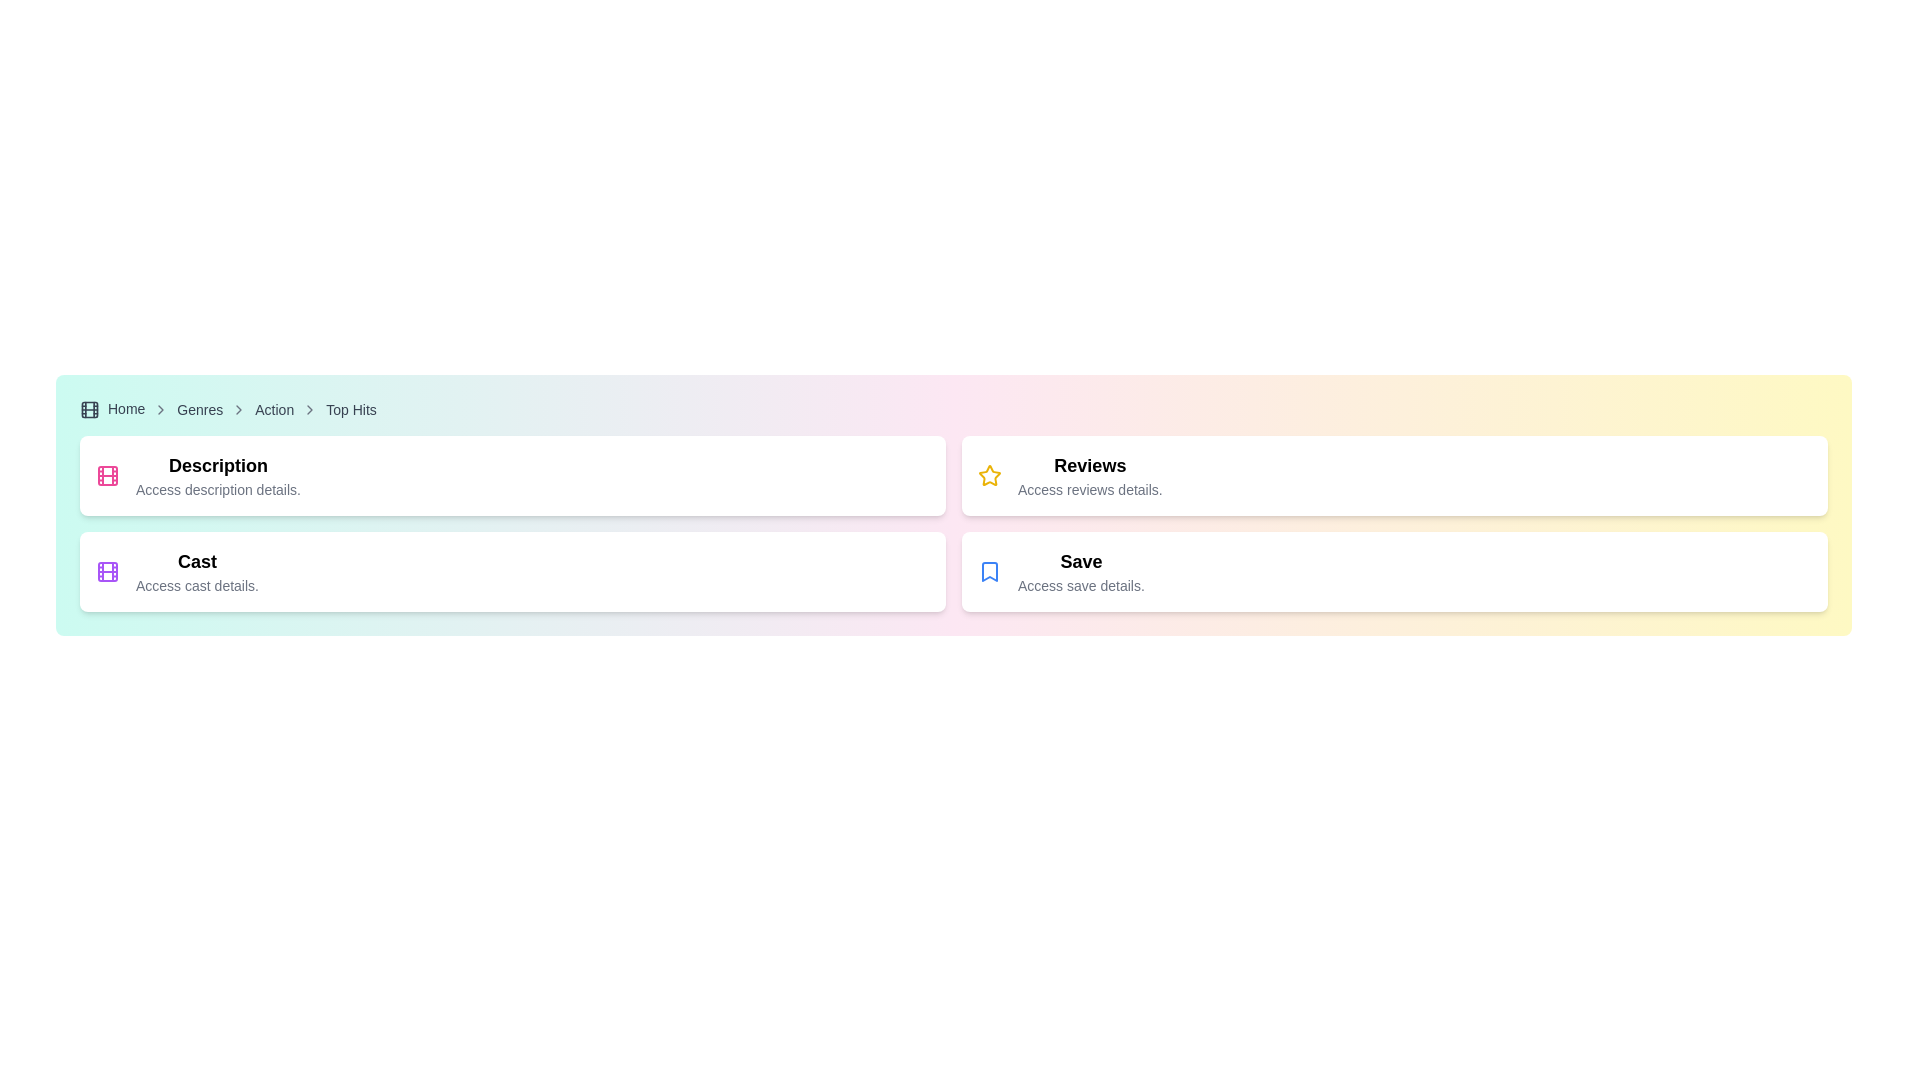 The width and height of the screenshot is (1920, 1080). What do you see at coordinates (1089, 476) in the screenshot?
I see `the text block that displays the heading 'Reviews' and the subtitle 'Access reviews details', which is styled with a modern sans-serif font and positioned within a white rounded rectangular card, the second card in a horizontal list` at bounding box center [1089, 476].